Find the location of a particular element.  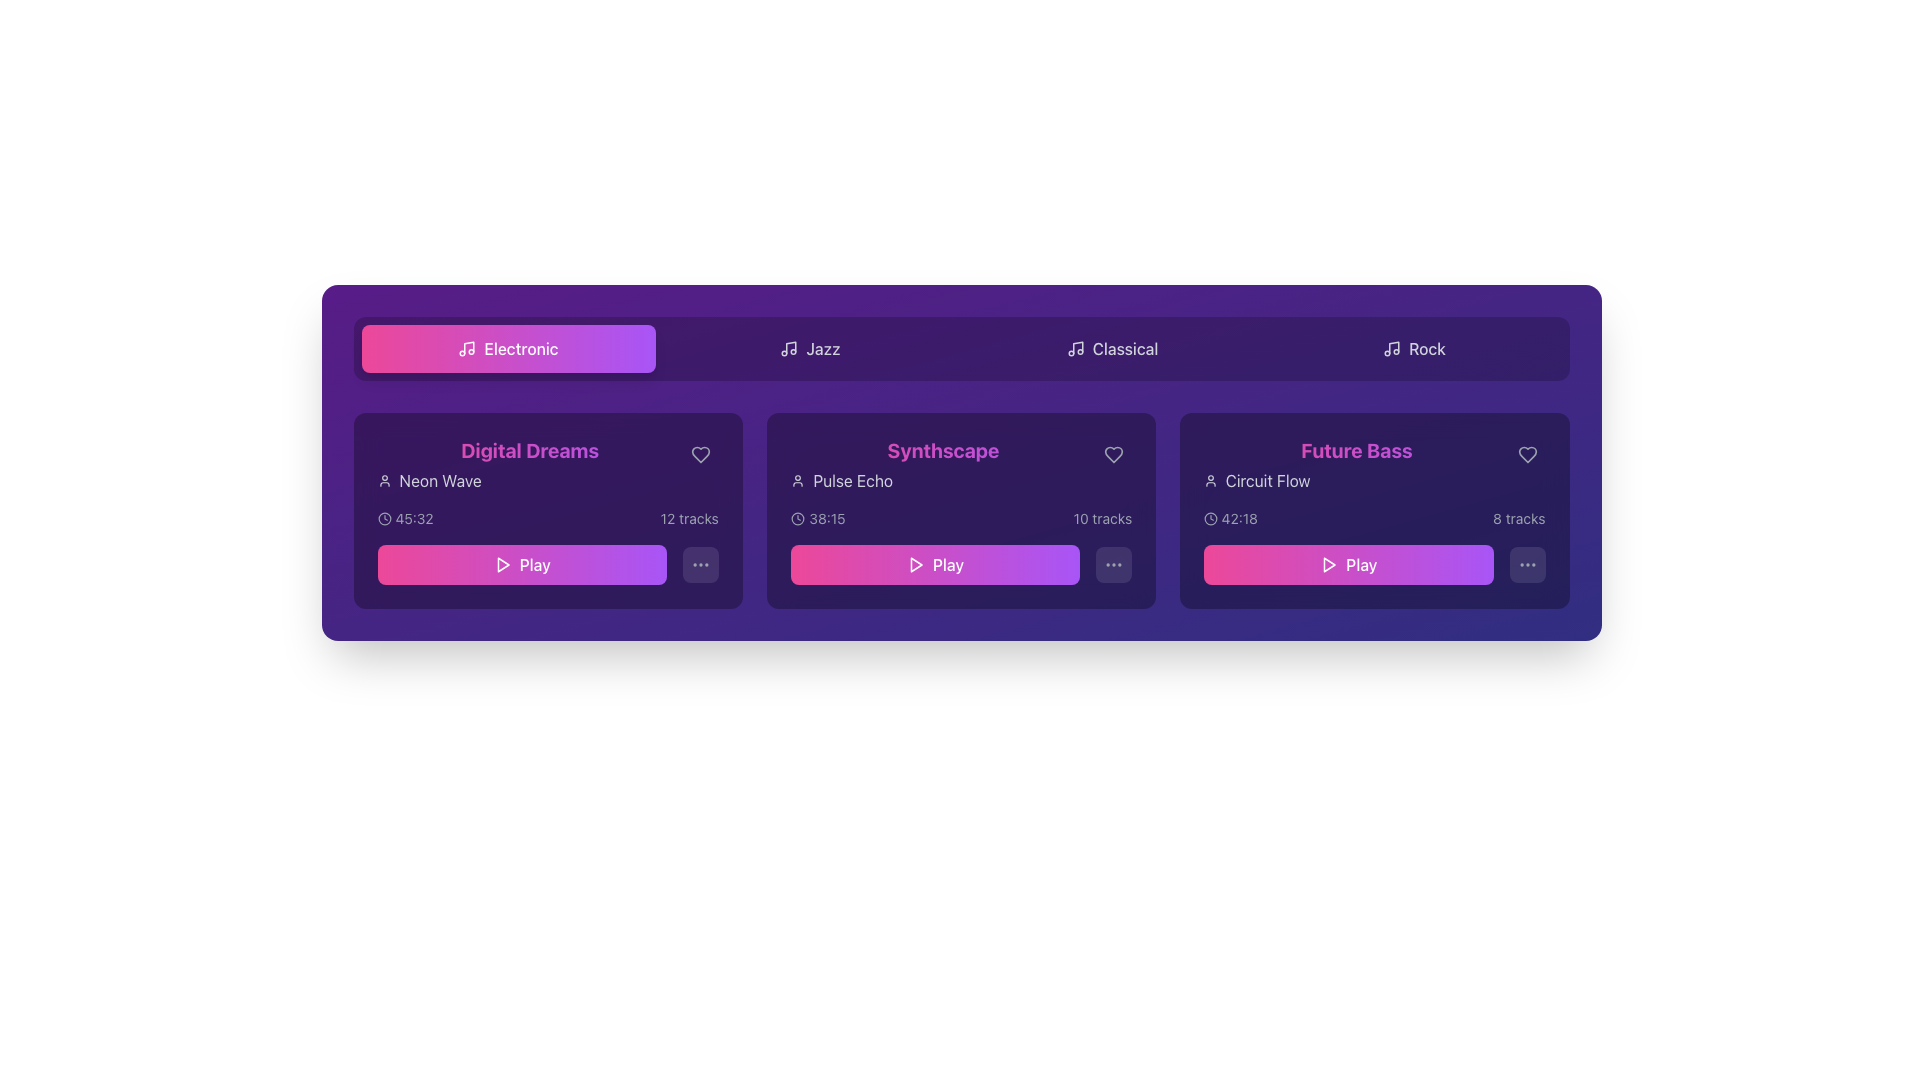

the state of the heart-shaped icon in the top-right corner of the 'Digital Dreams' card to check if the item is favorited is located at coordinates (700, 455).